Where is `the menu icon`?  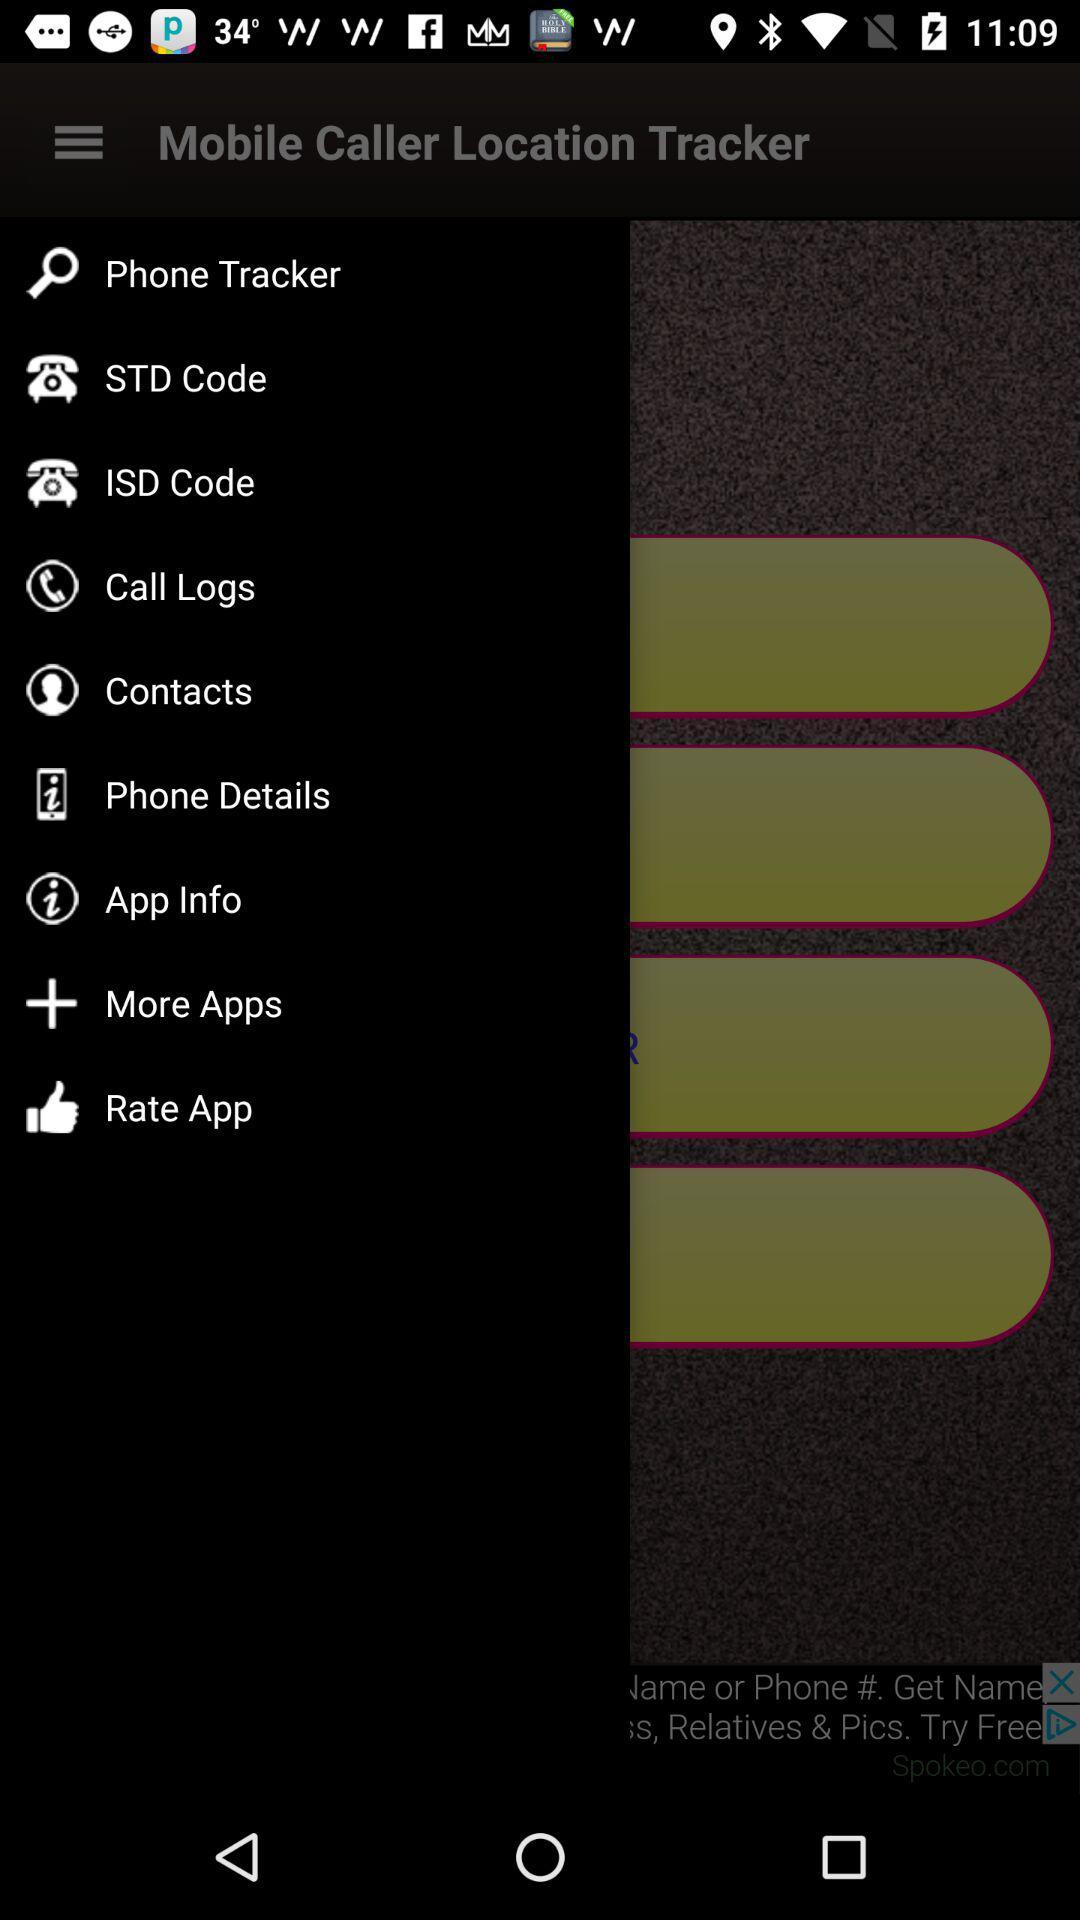 the menu icon is located at coordinates (77, 140).